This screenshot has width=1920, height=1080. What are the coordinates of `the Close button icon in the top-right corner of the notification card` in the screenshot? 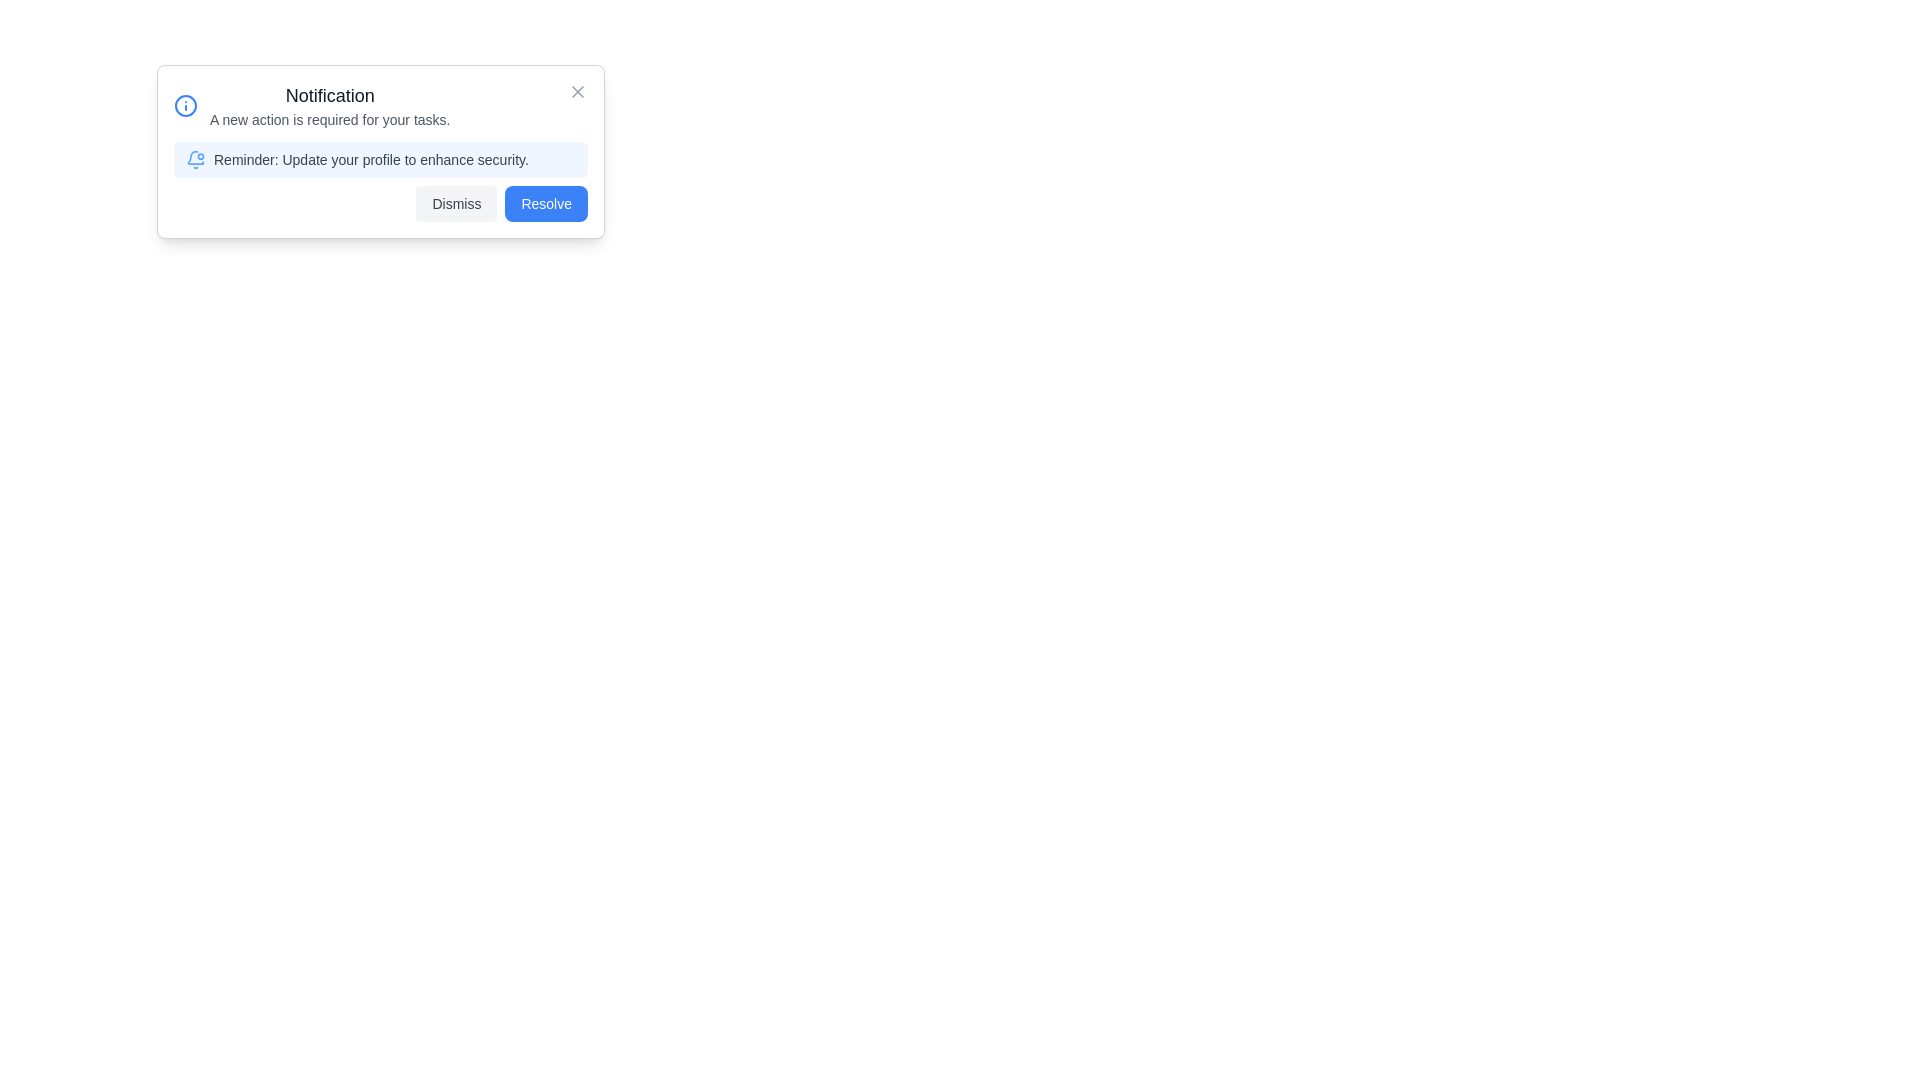 It's located at (576, 92).